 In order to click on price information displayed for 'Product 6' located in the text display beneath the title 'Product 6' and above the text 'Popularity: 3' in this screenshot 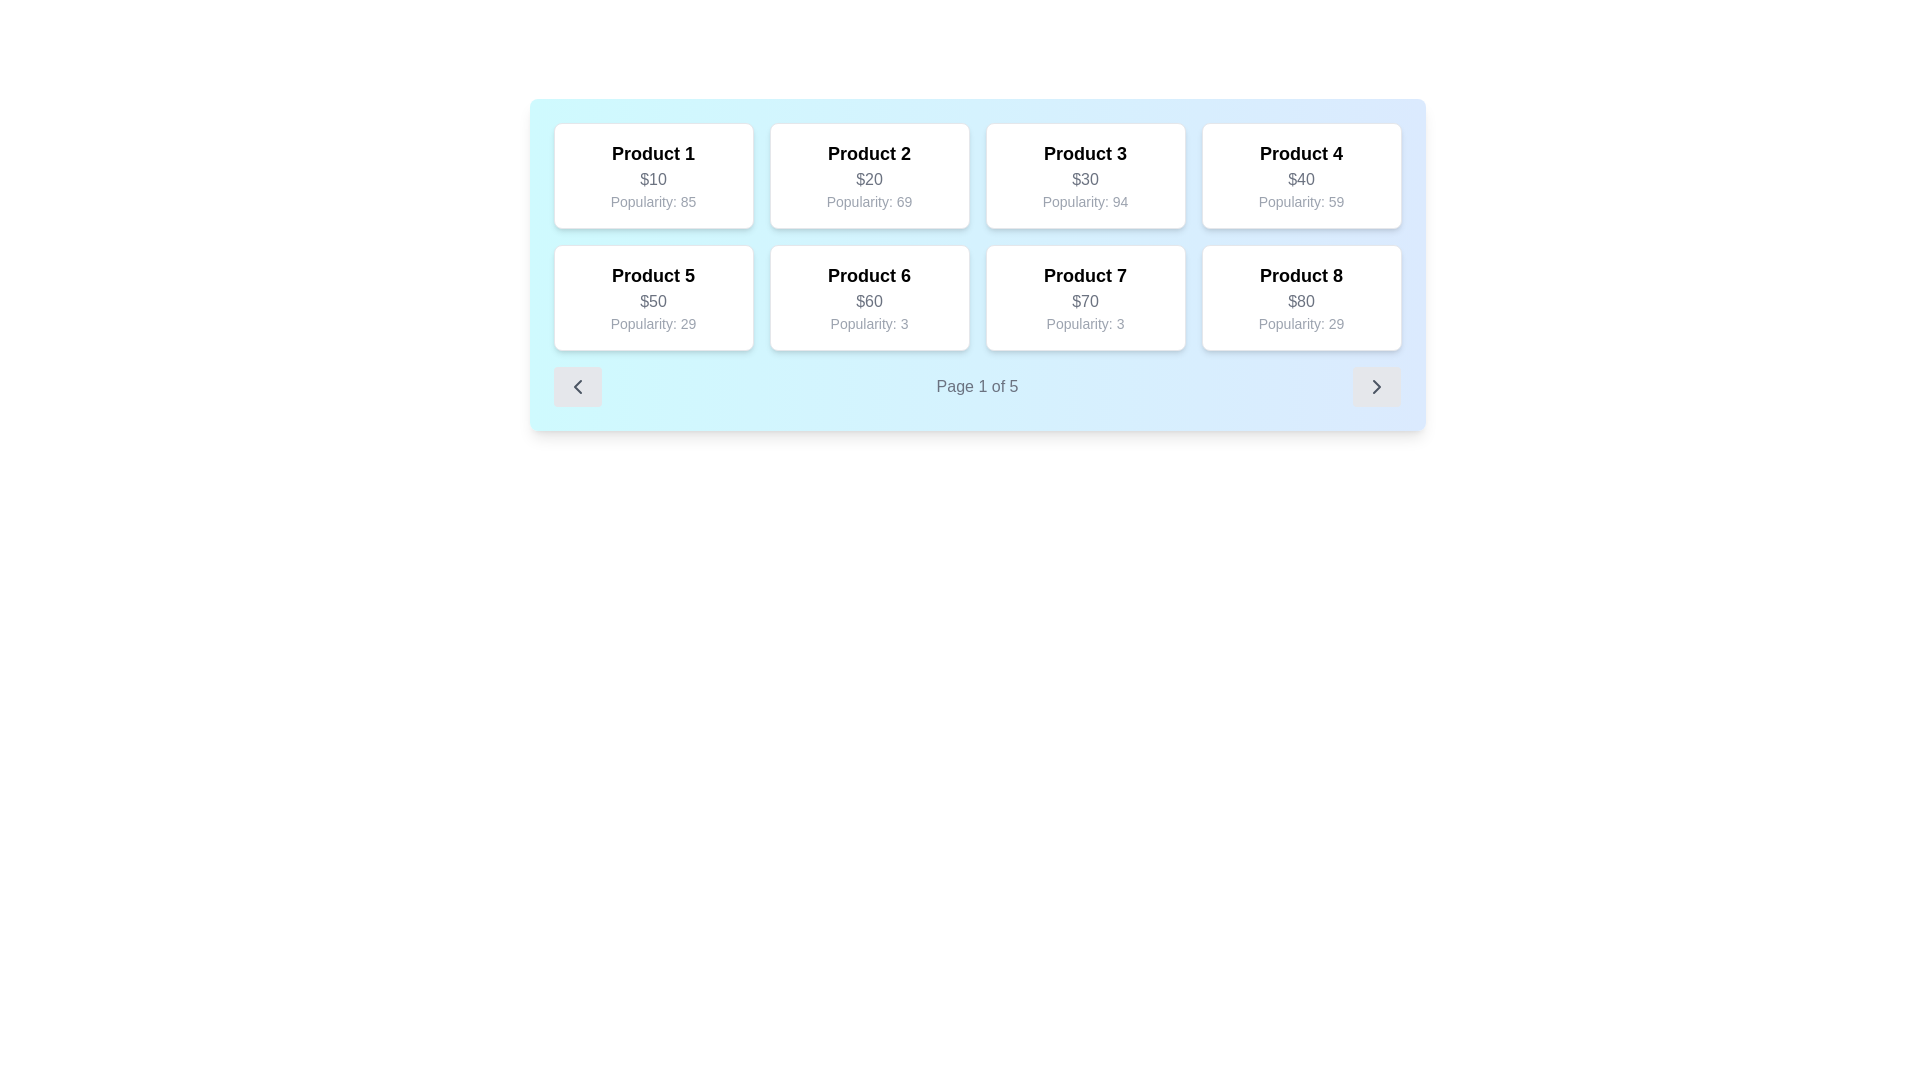, I will do `click(869, 301)`.